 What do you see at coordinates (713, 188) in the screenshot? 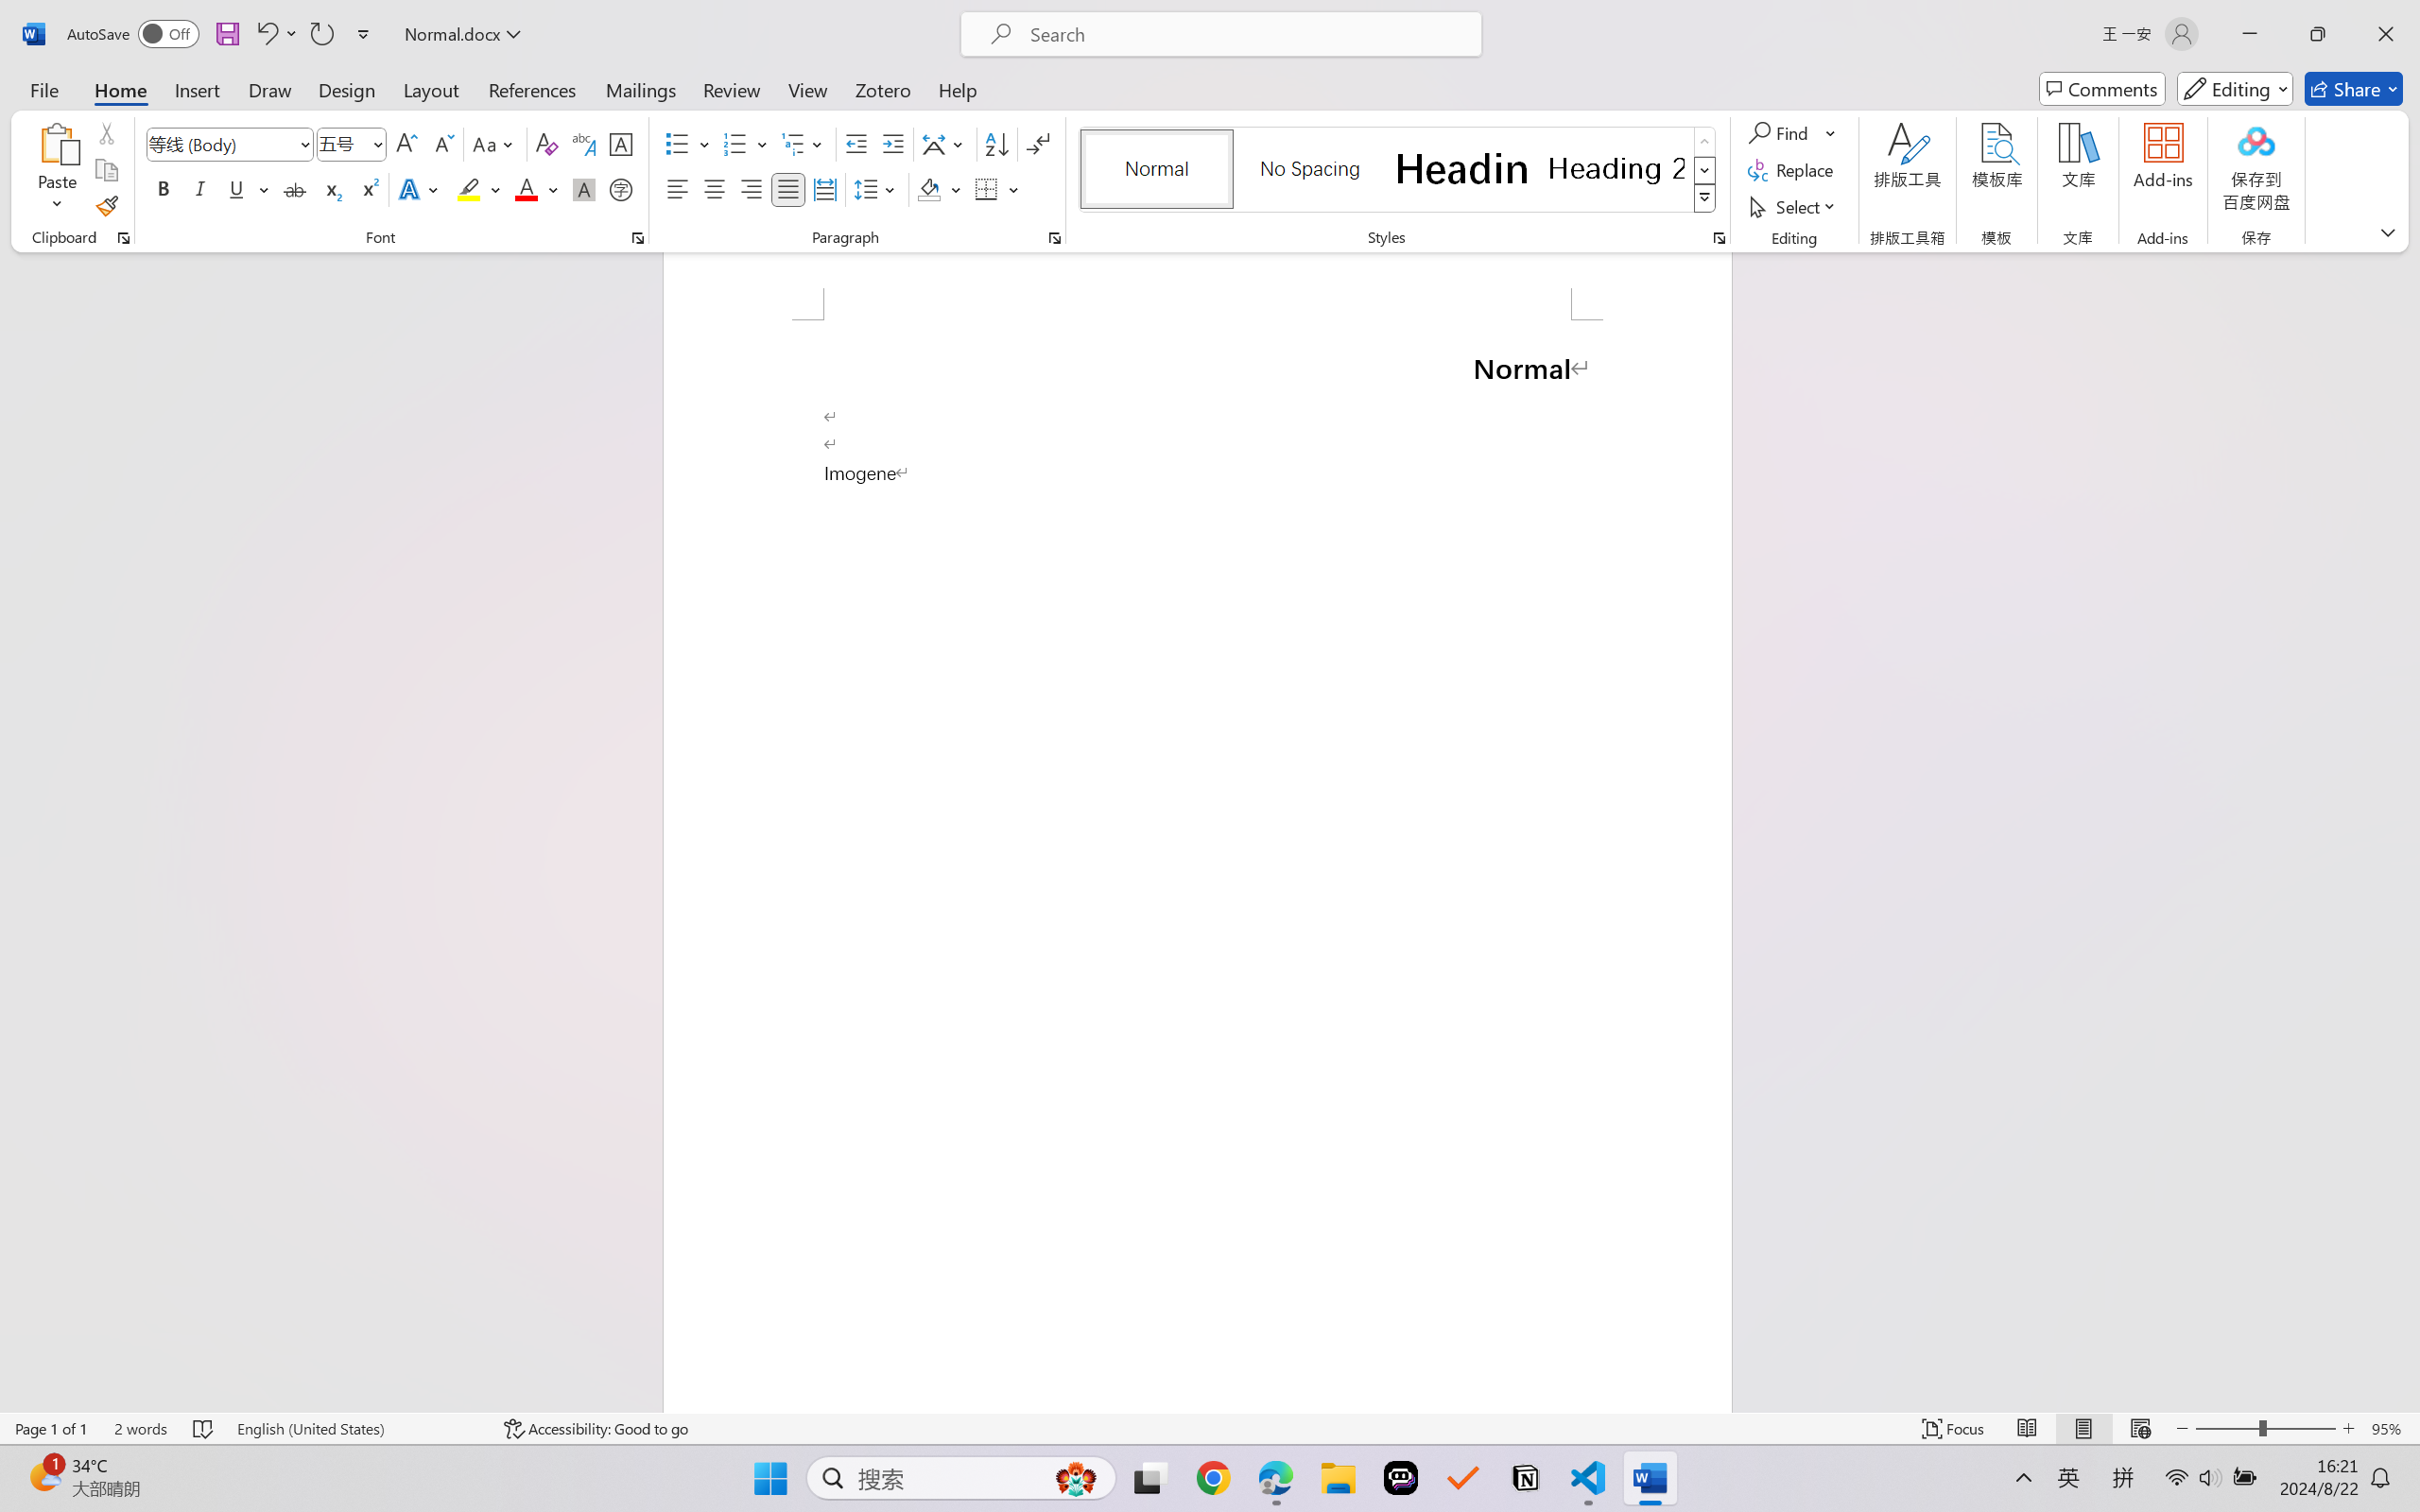
I see `'Center'` at bounding box center [713, 188].